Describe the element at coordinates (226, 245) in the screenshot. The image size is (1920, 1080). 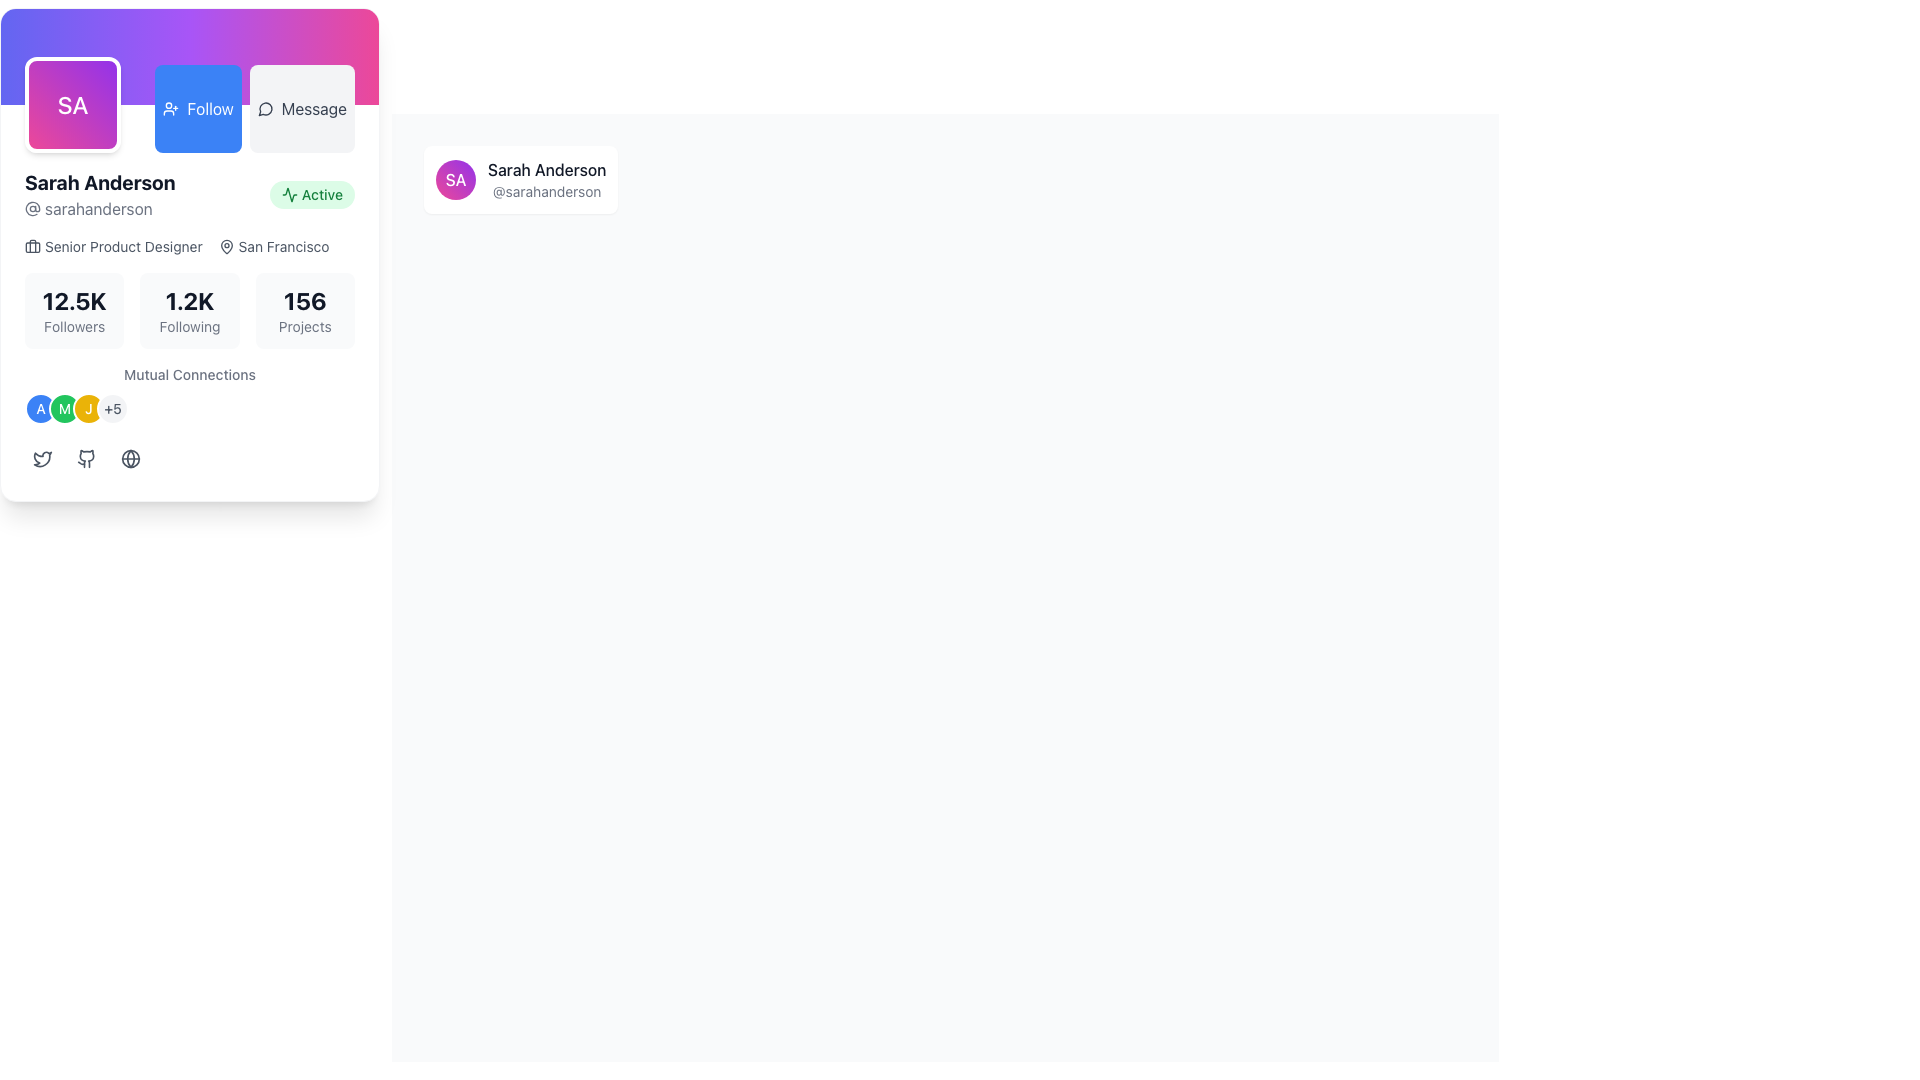
I see `the SVG Icon that visually denotes the geographical location 'San Francisco', which is located to the left of the text label within a horizontal alignment` at that location.